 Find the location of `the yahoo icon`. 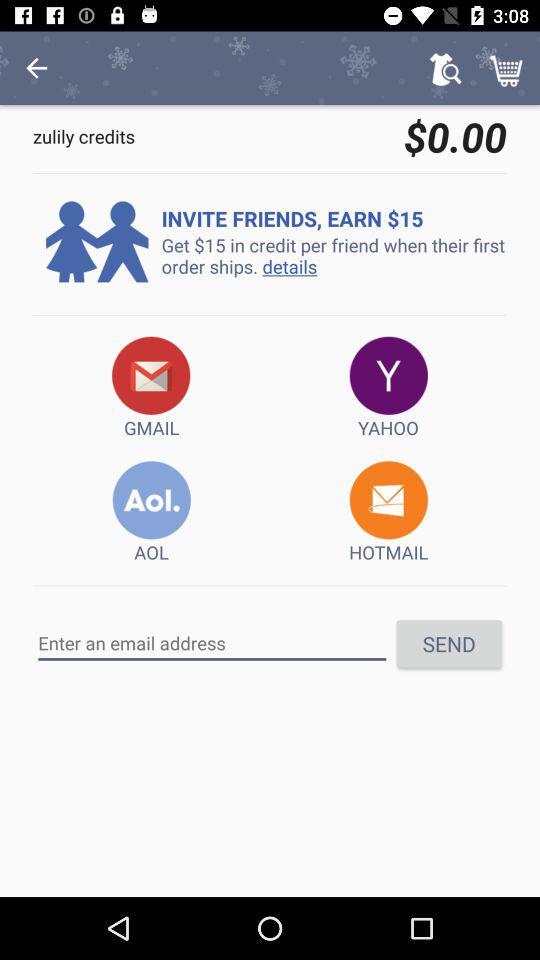

the yahoo icon is located at coordinates (388, 387).